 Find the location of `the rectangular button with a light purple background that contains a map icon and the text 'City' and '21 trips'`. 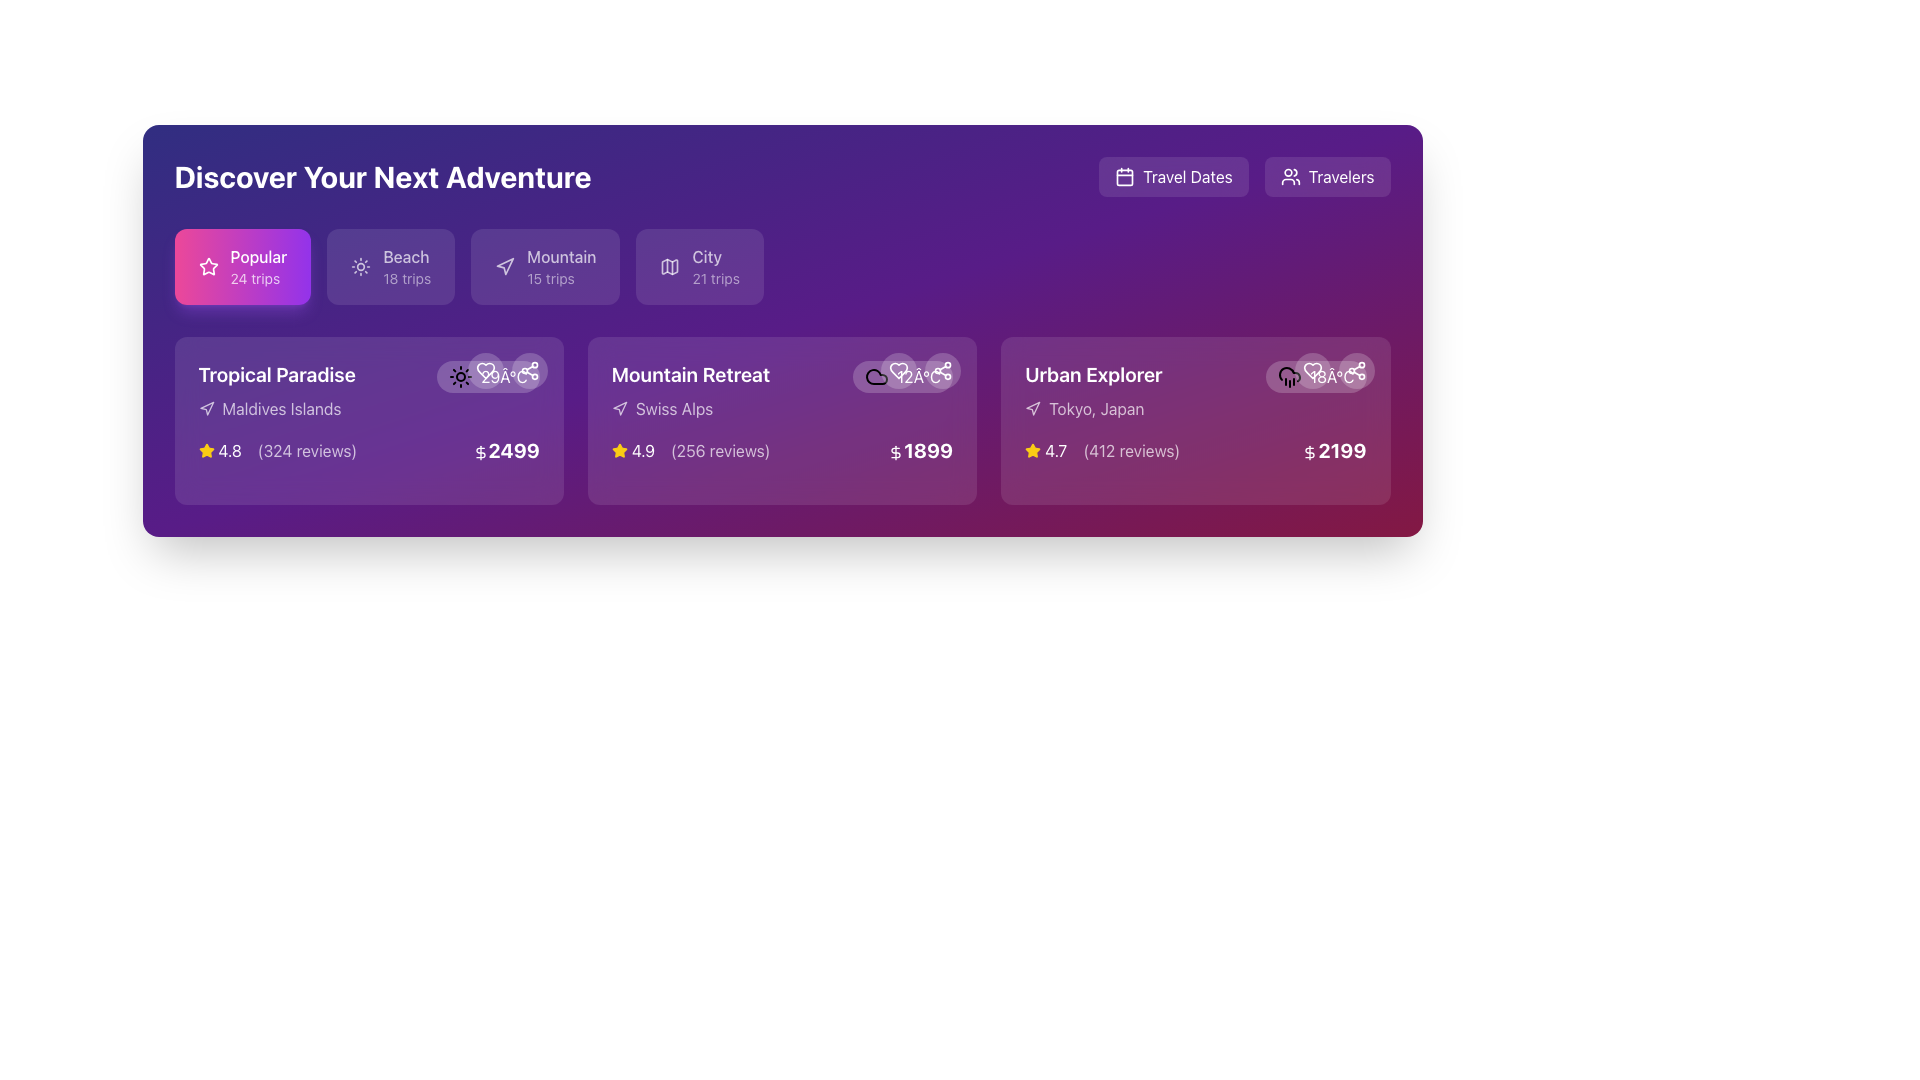

the rectangular button with a light purple background that contains a map icon and the text 'City' and '21 trips' is located at coordinates (700, 265).